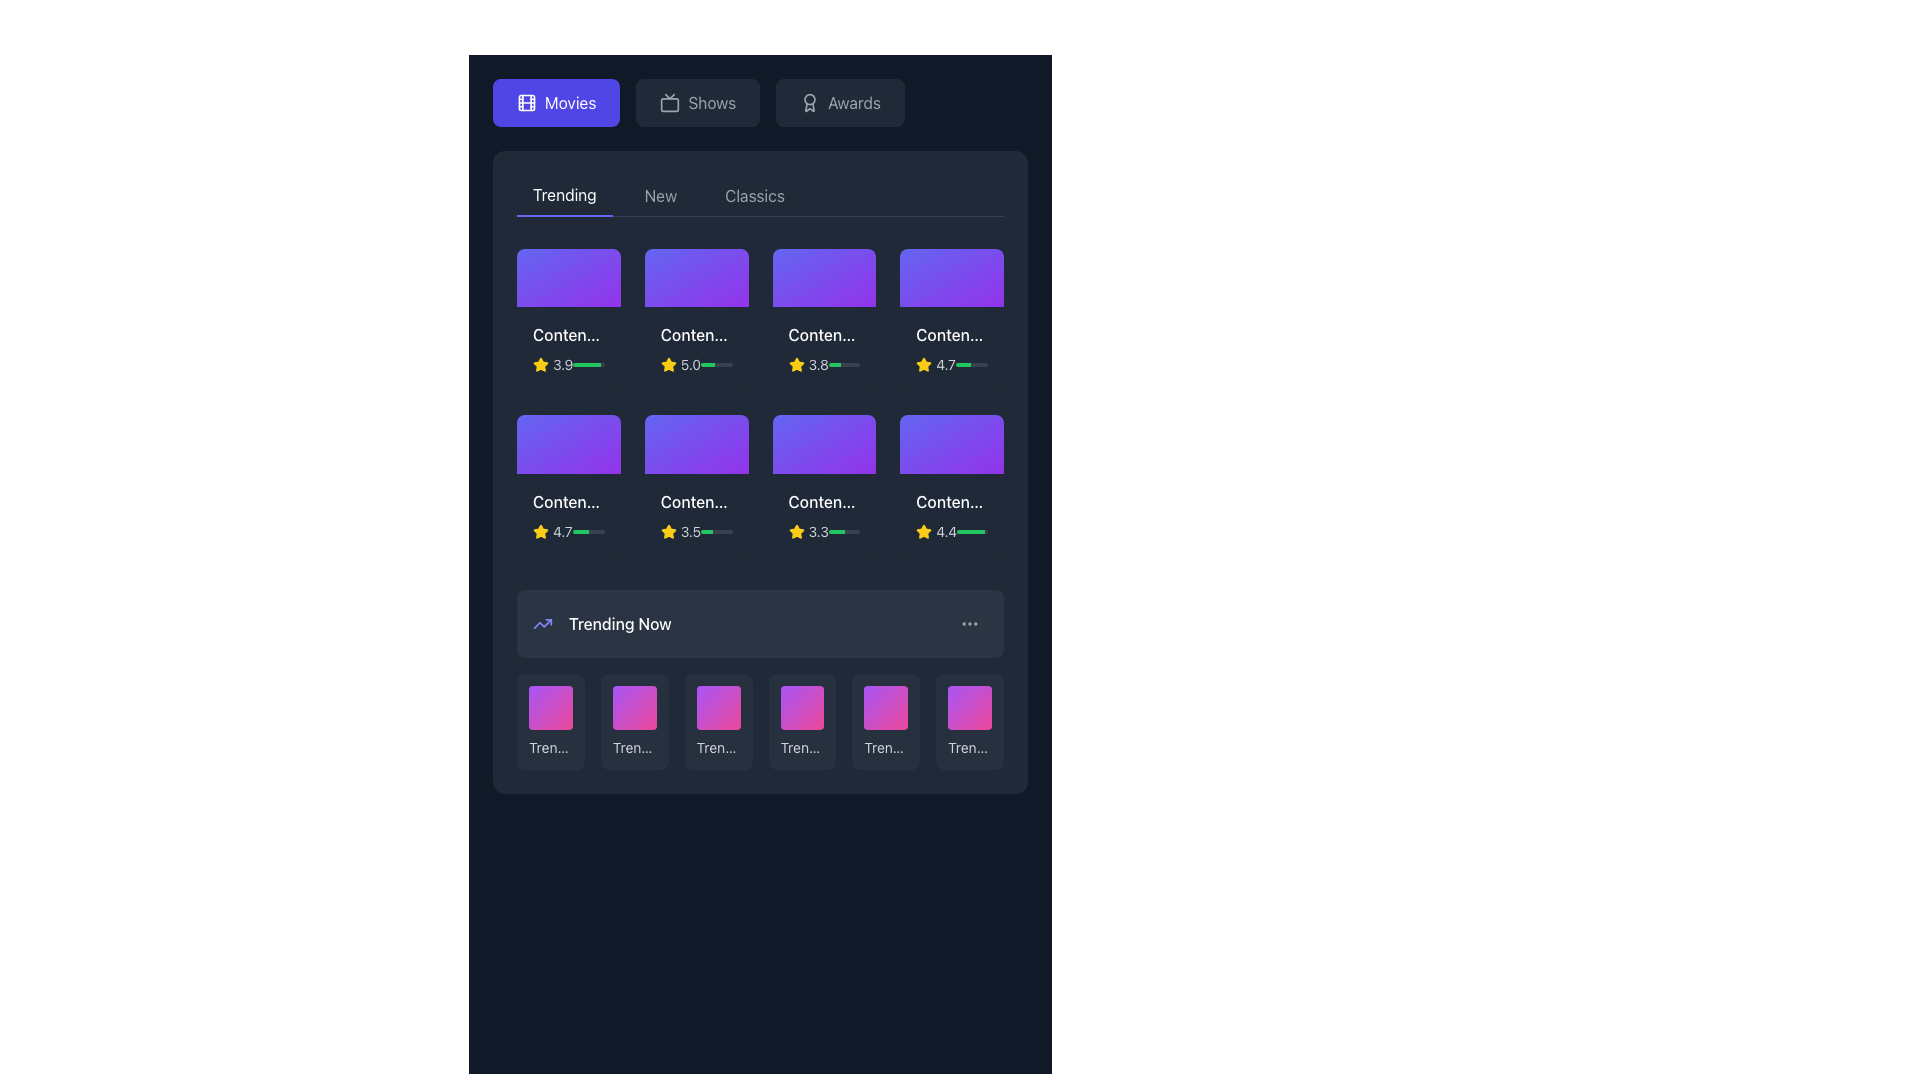 The width and height of the screenshot is (1920, 1080). What do you see at coordinates (759, 103) in the screenshot?
I see `the second button labeled 'Shows' in the row of buttons for selecting the Shows category` at bounding box center [759, 103].